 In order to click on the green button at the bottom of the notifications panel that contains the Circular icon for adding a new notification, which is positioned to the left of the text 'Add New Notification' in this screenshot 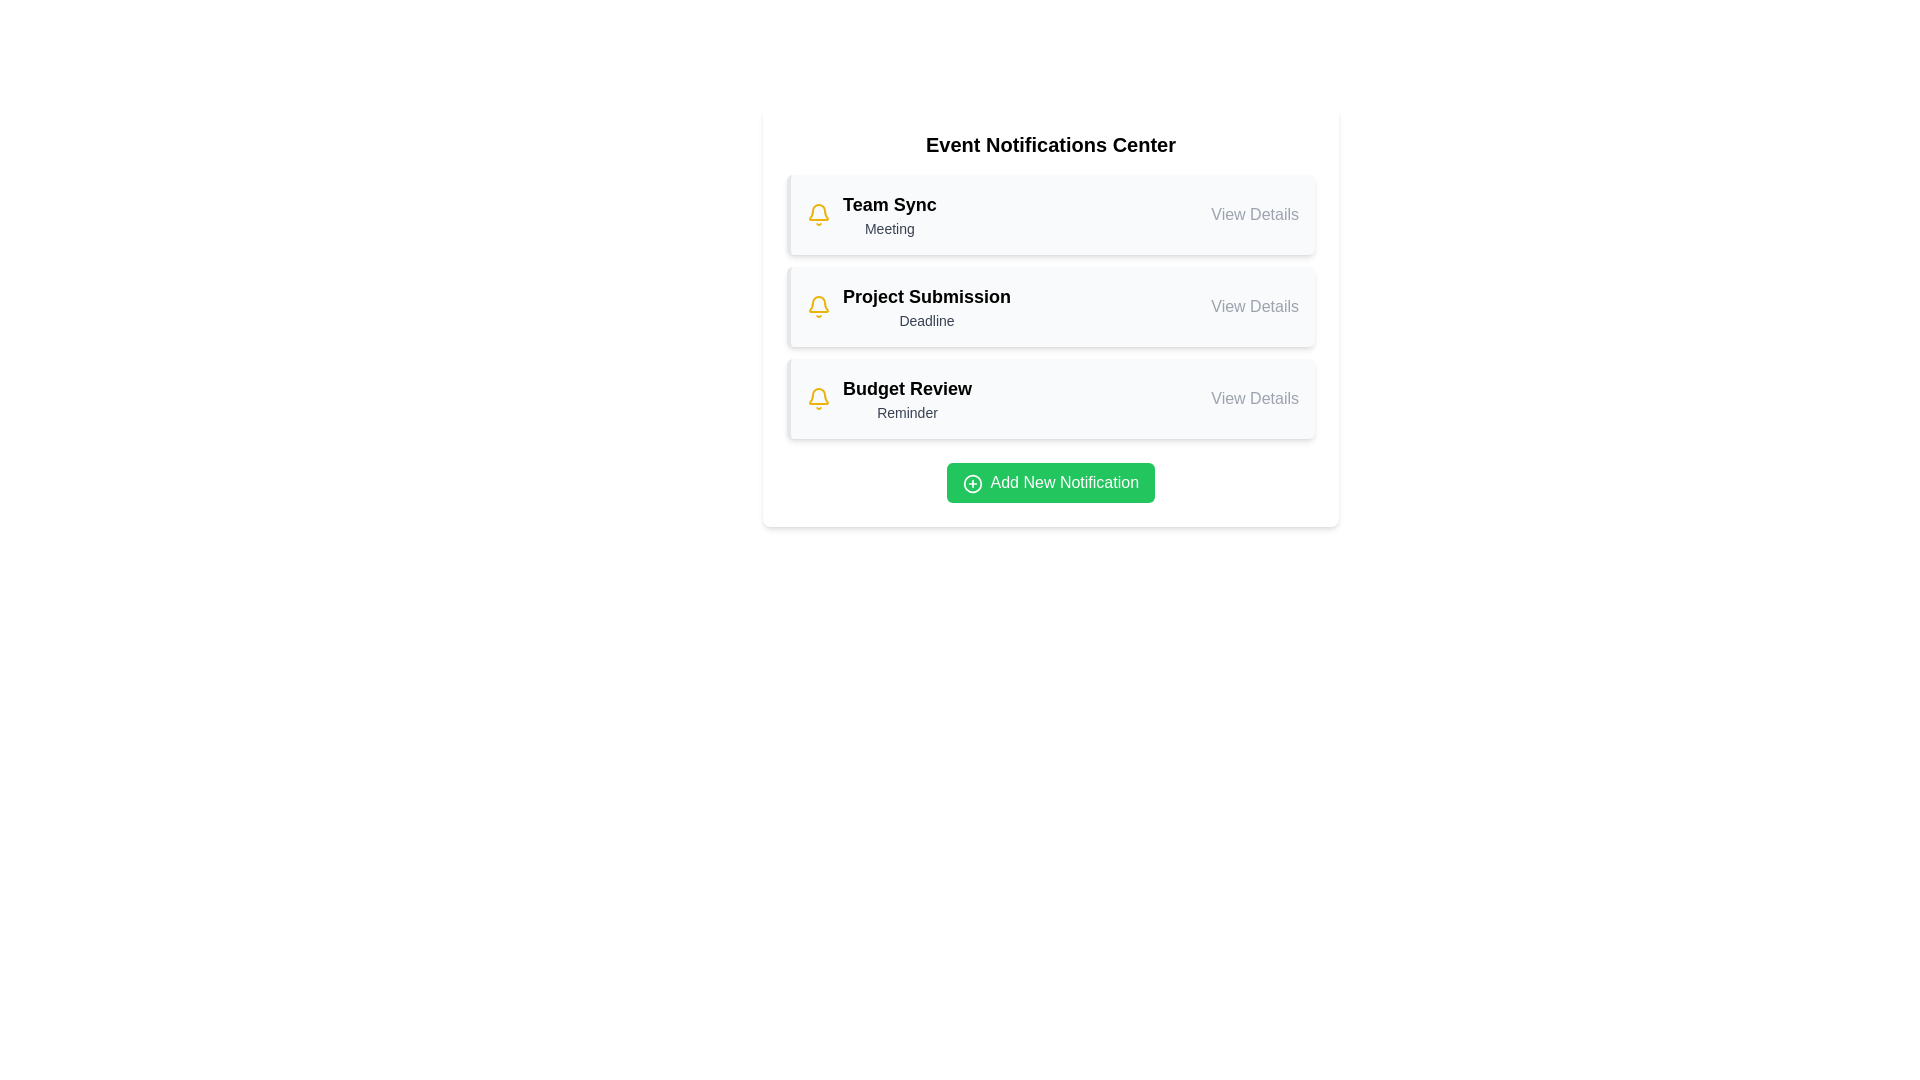, I will do `click(972, 483)`.